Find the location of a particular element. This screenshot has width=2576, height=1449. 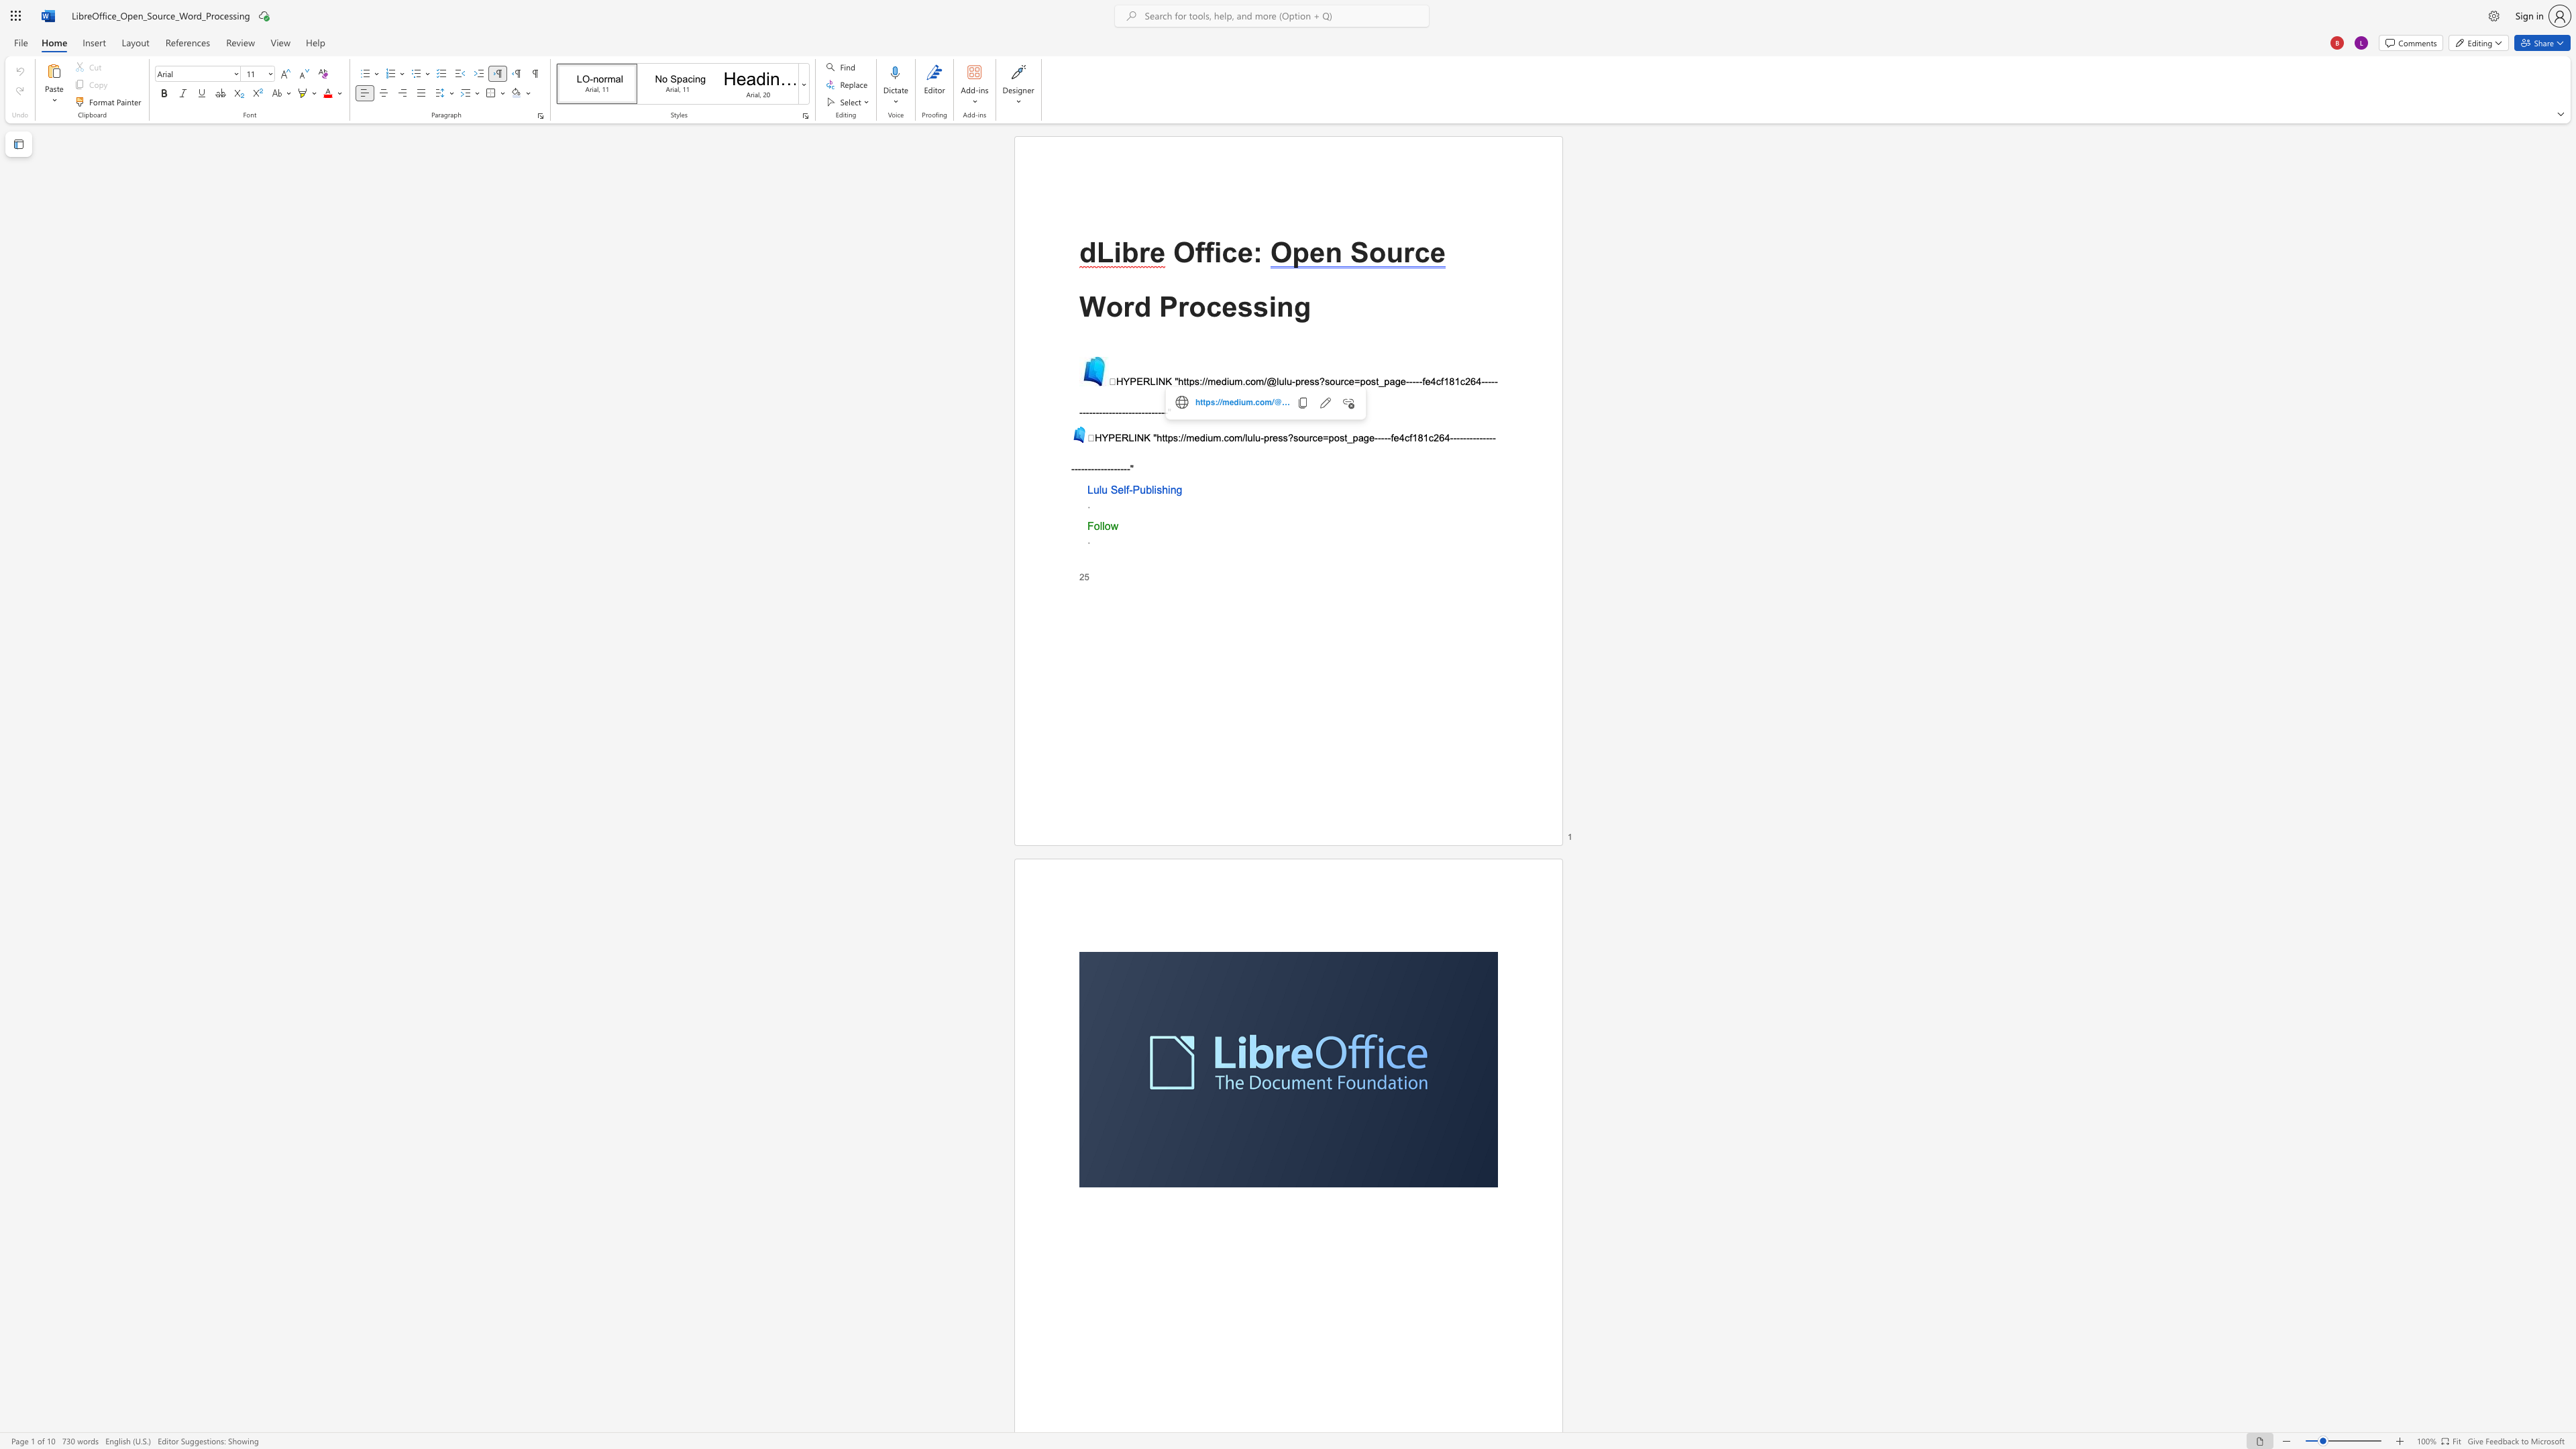

the space between the continuous character "l" and "f" in the text is located at coordinates (1126, 489).